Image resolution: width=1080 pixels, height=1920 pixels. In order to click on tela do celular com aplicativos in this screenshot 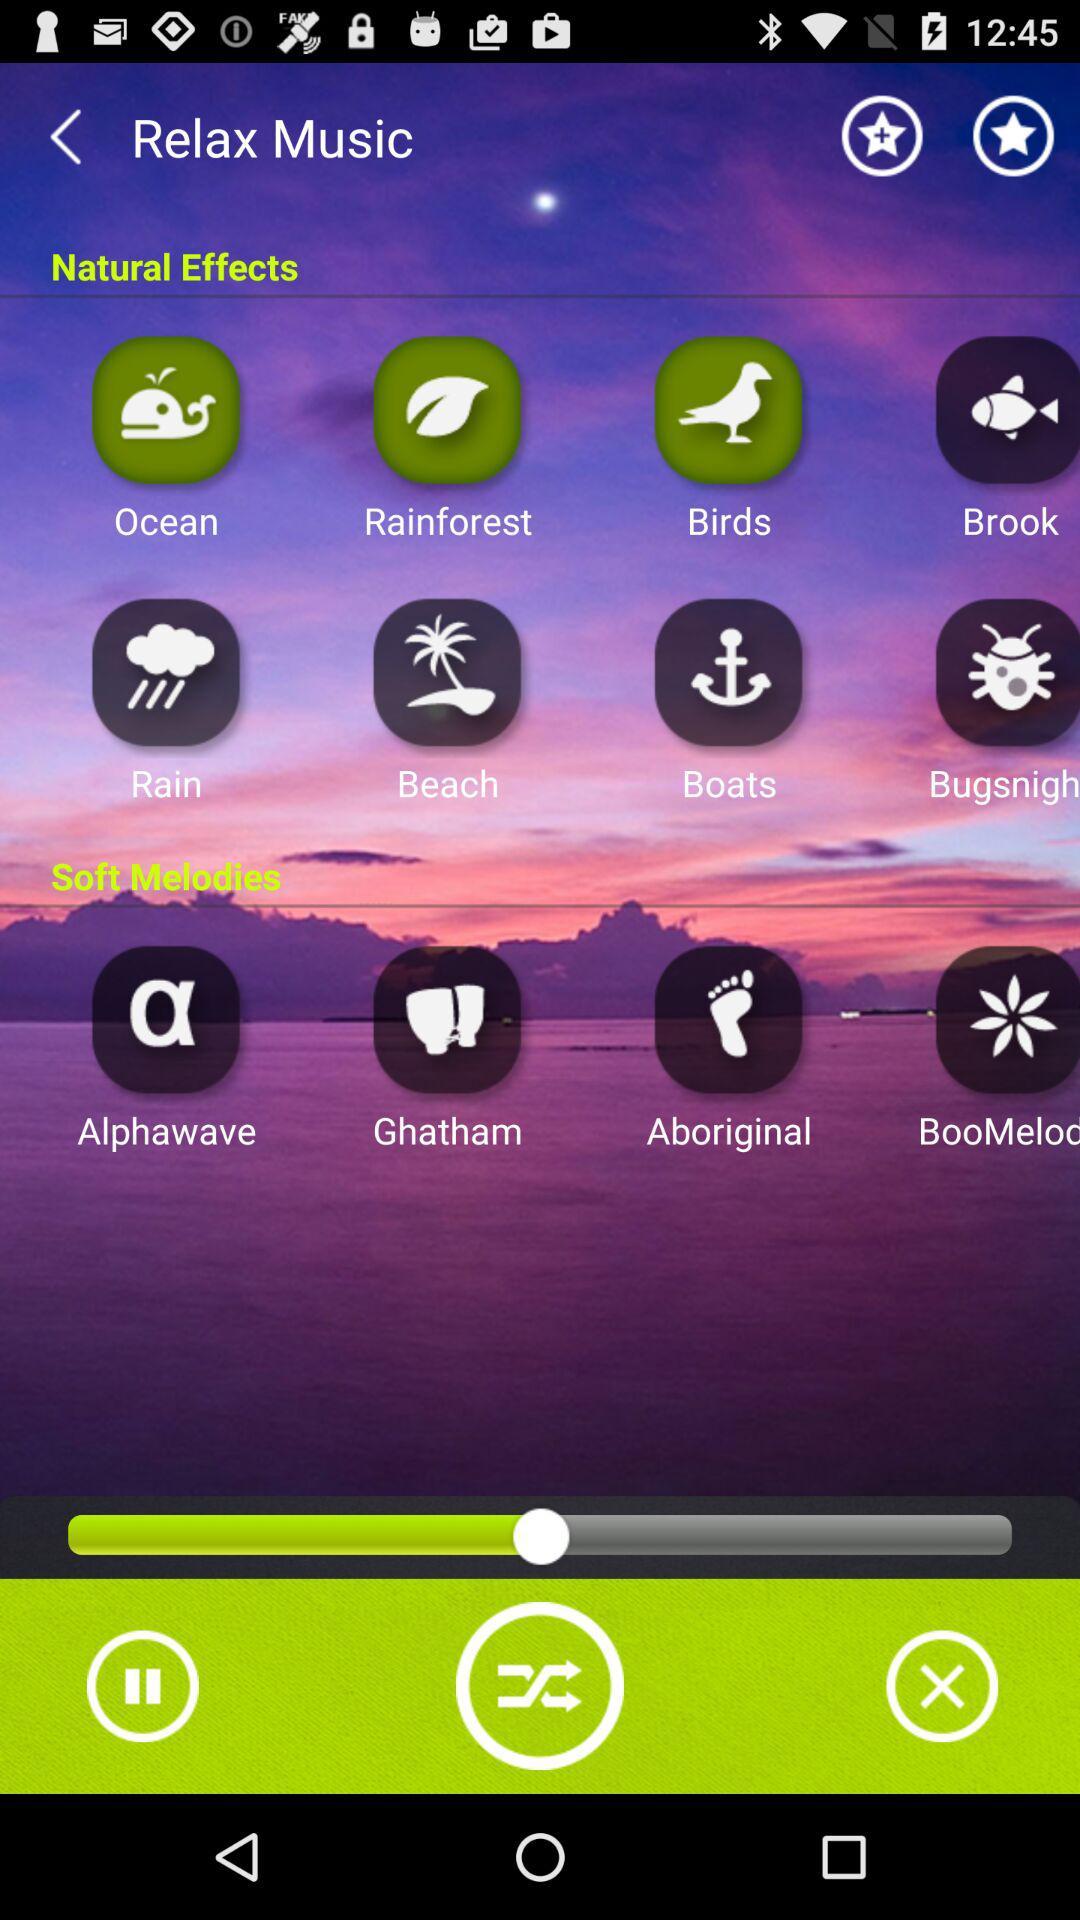, I will do `click(165, 671)`.